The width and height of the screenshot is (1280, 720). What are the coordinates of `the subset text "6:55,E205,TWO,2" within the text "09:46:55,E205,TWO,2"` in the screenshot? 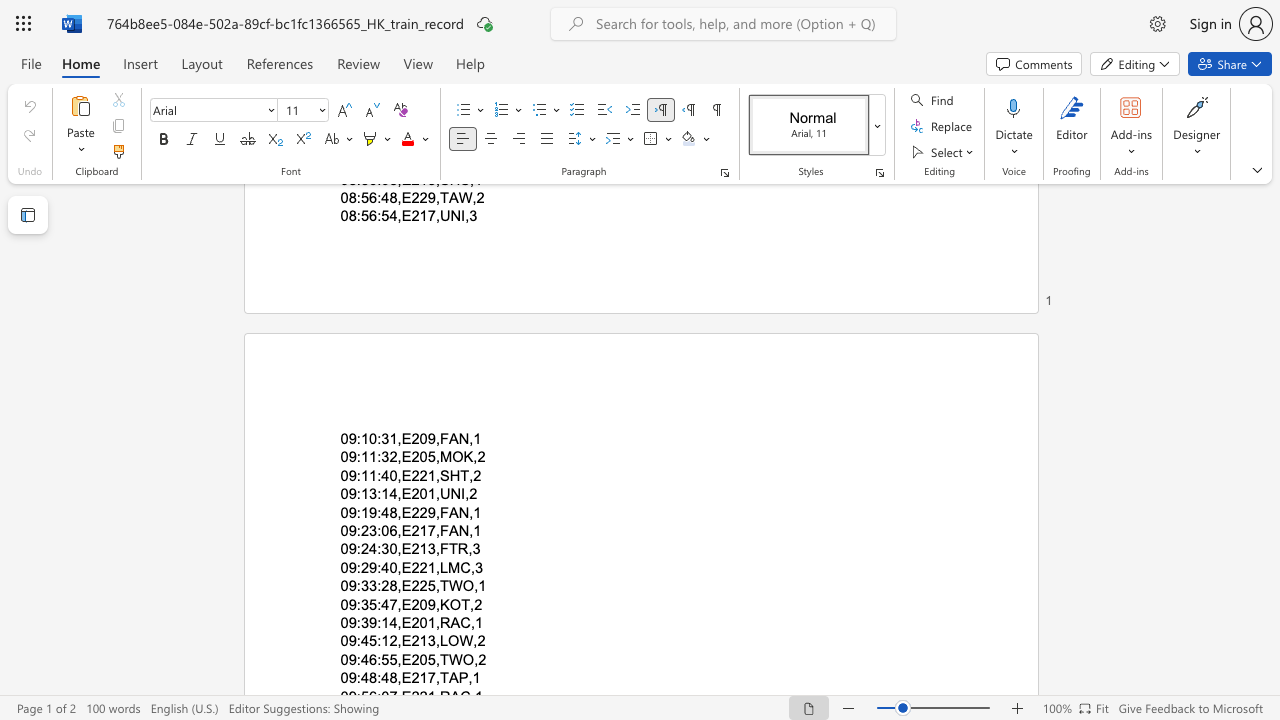 It's located at (369, 659).